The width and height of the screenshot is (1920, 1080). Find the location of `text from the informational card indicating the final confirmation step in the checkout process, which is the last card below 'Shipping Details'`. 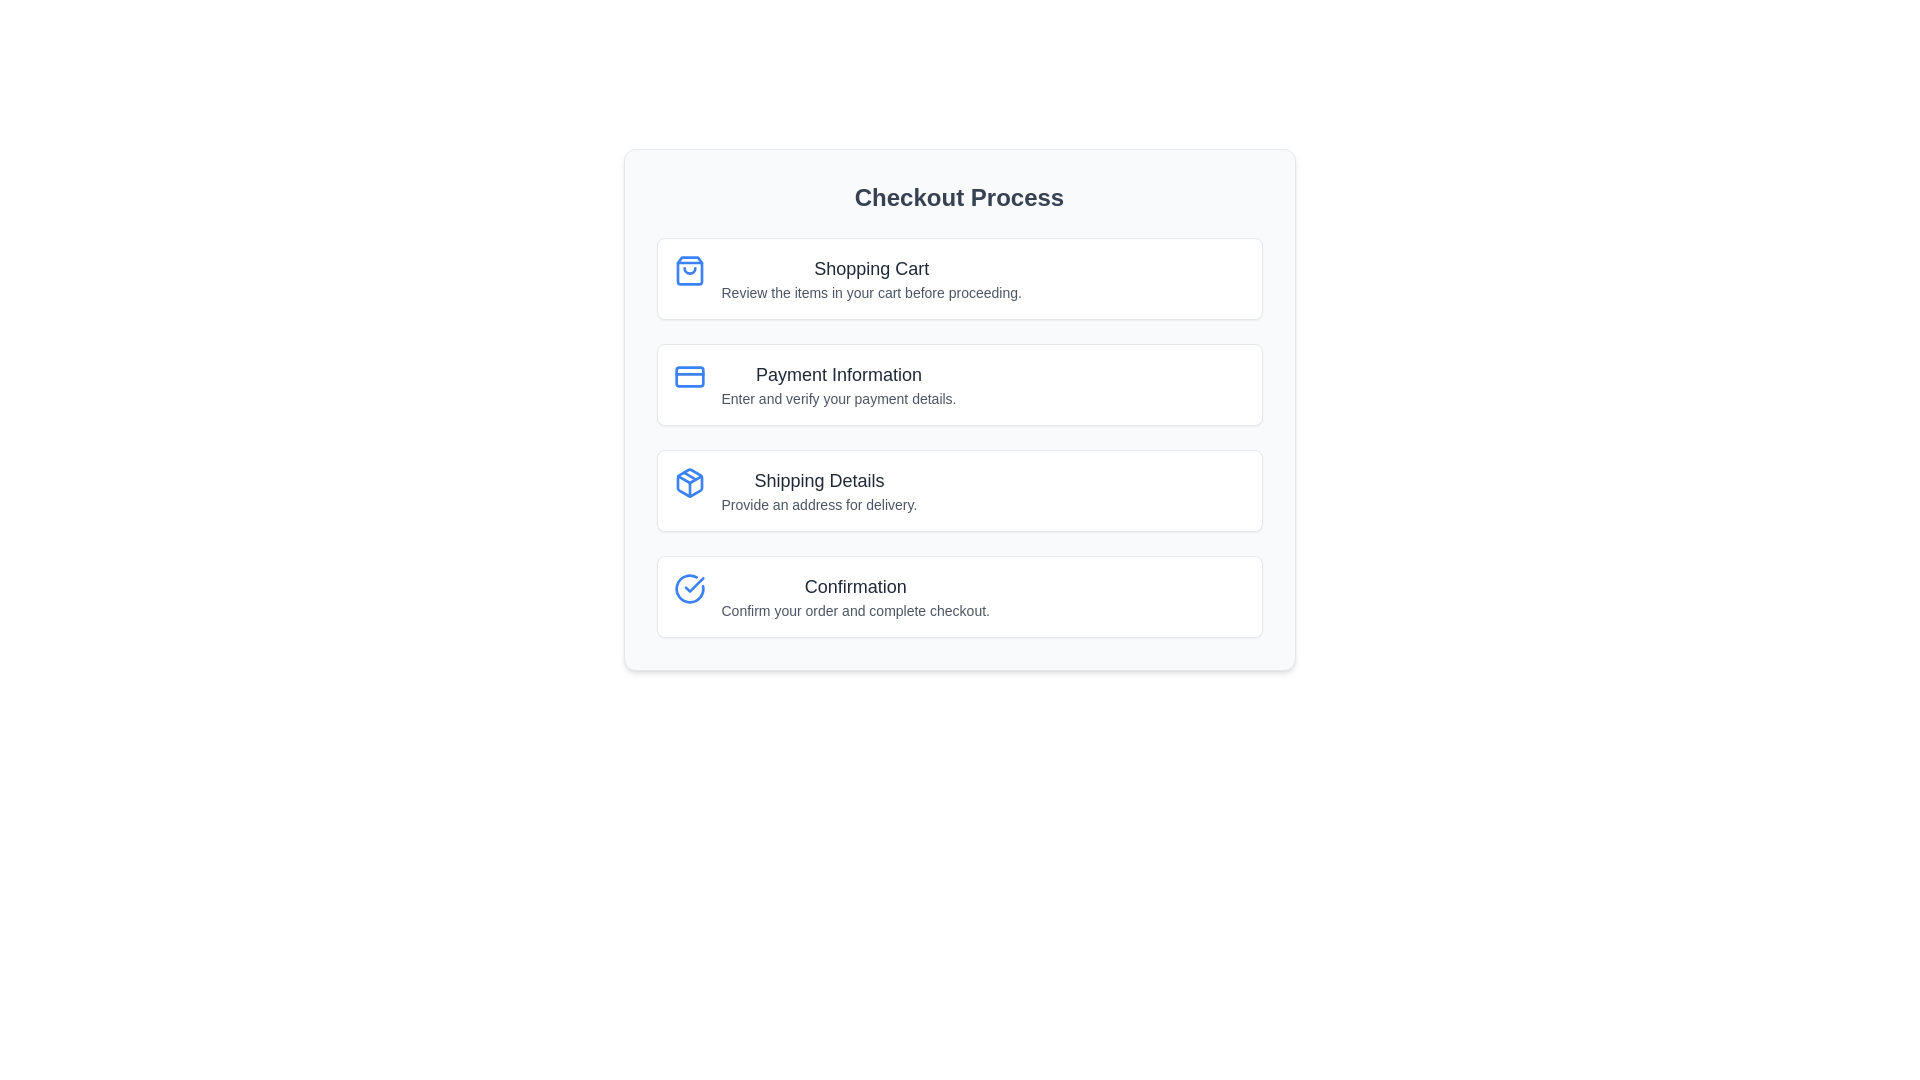

text from the informational card indicating the final confirmation step in the checkout process, which is the last card below 'Shipping Details' is located at coordinates (958, 596).